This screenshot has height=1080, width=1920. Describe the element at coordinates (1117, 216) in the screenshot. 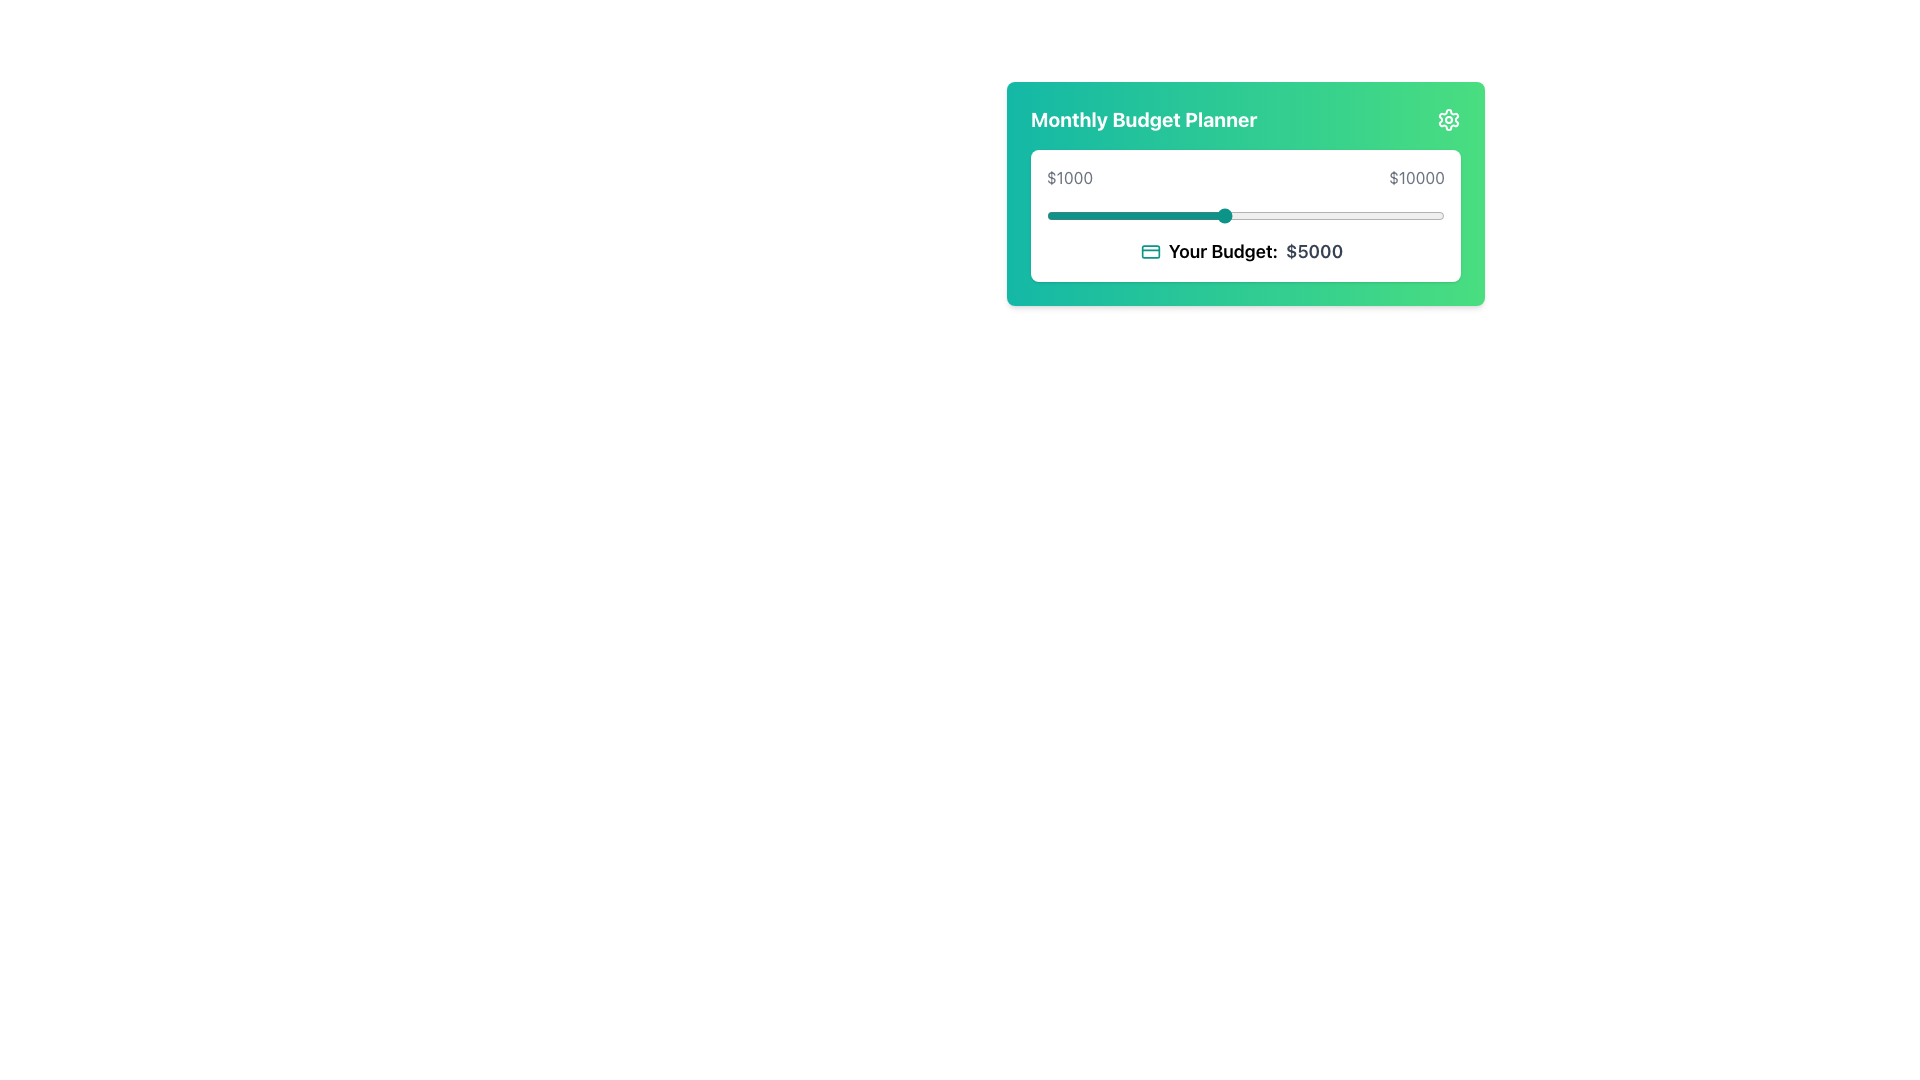

I see `the budget slider` at that location.